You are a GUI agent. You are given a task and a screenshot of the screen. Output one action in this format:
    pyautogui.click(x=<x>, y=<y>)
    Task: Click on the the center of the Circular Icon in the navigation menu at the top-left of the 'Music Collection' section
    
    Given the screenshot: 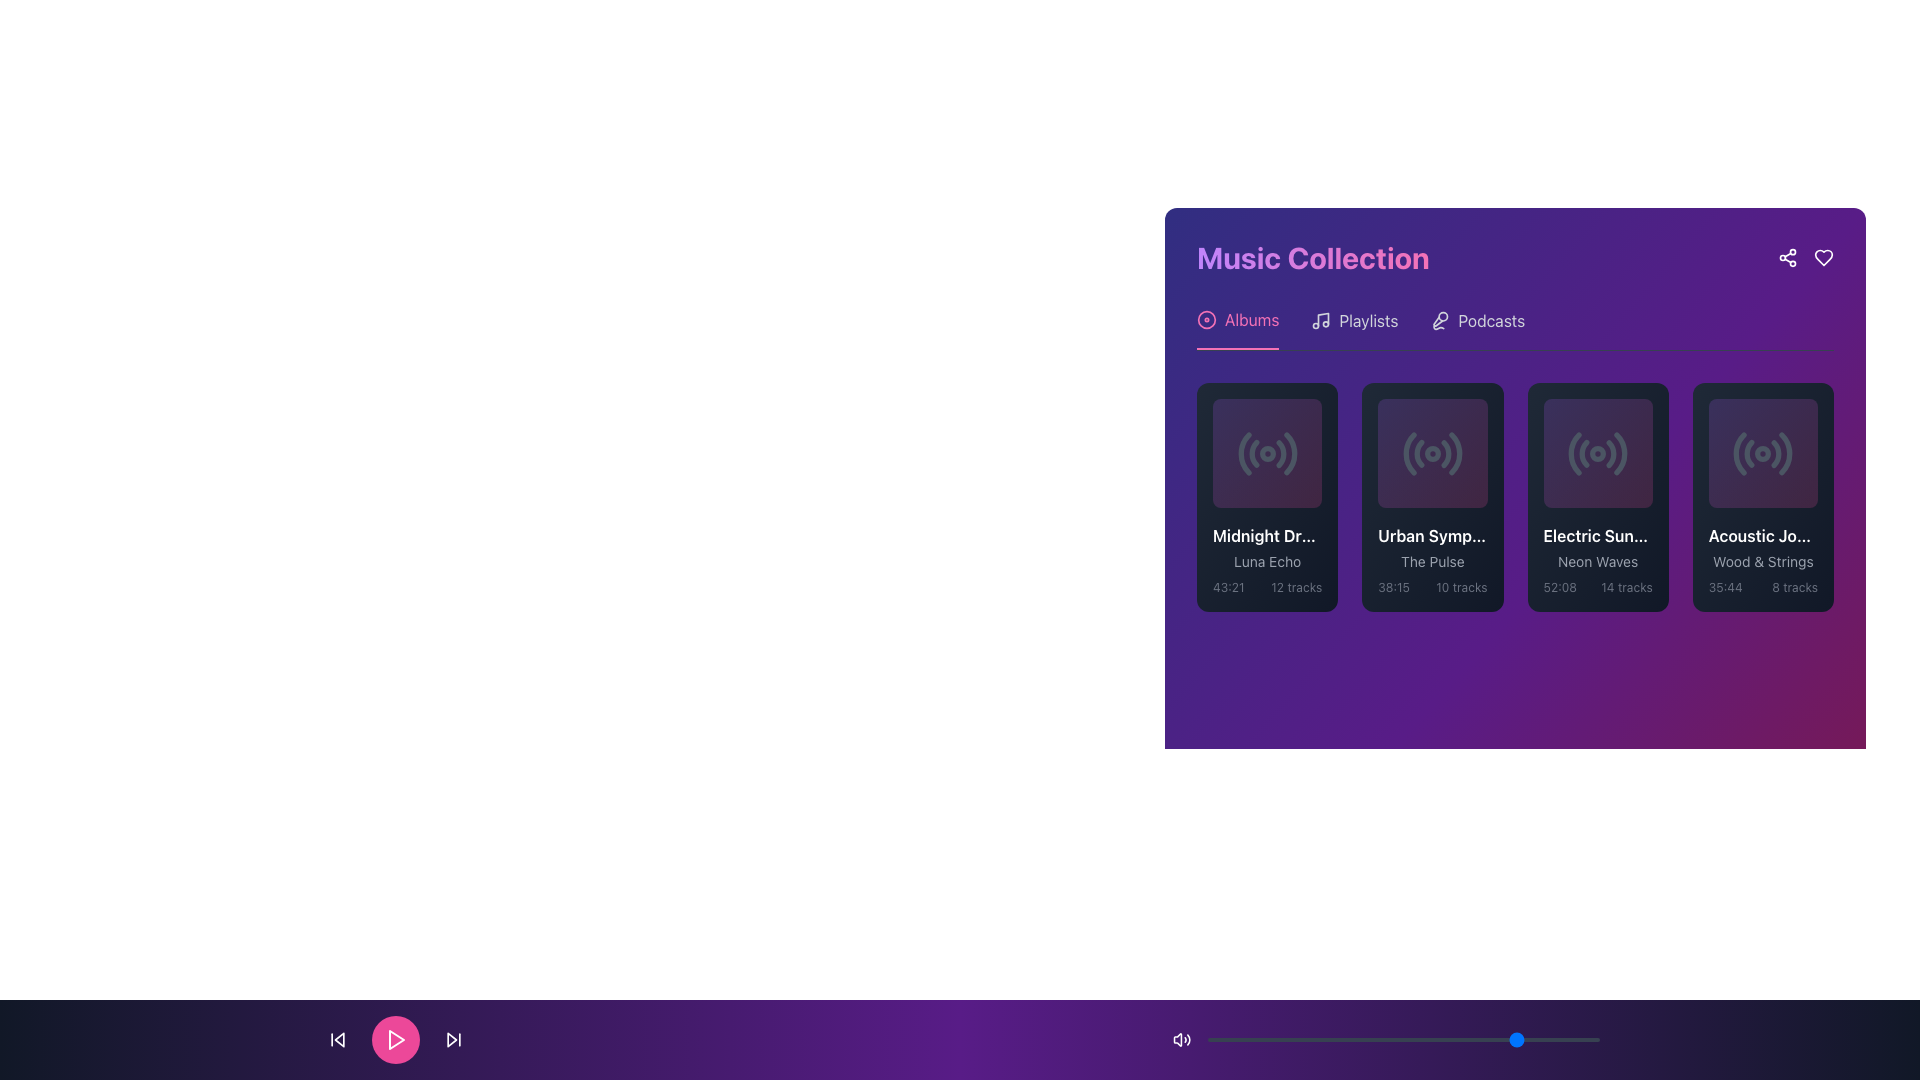 What is the action you would take?
    pyautogui.click(x=1205, y=319)
    